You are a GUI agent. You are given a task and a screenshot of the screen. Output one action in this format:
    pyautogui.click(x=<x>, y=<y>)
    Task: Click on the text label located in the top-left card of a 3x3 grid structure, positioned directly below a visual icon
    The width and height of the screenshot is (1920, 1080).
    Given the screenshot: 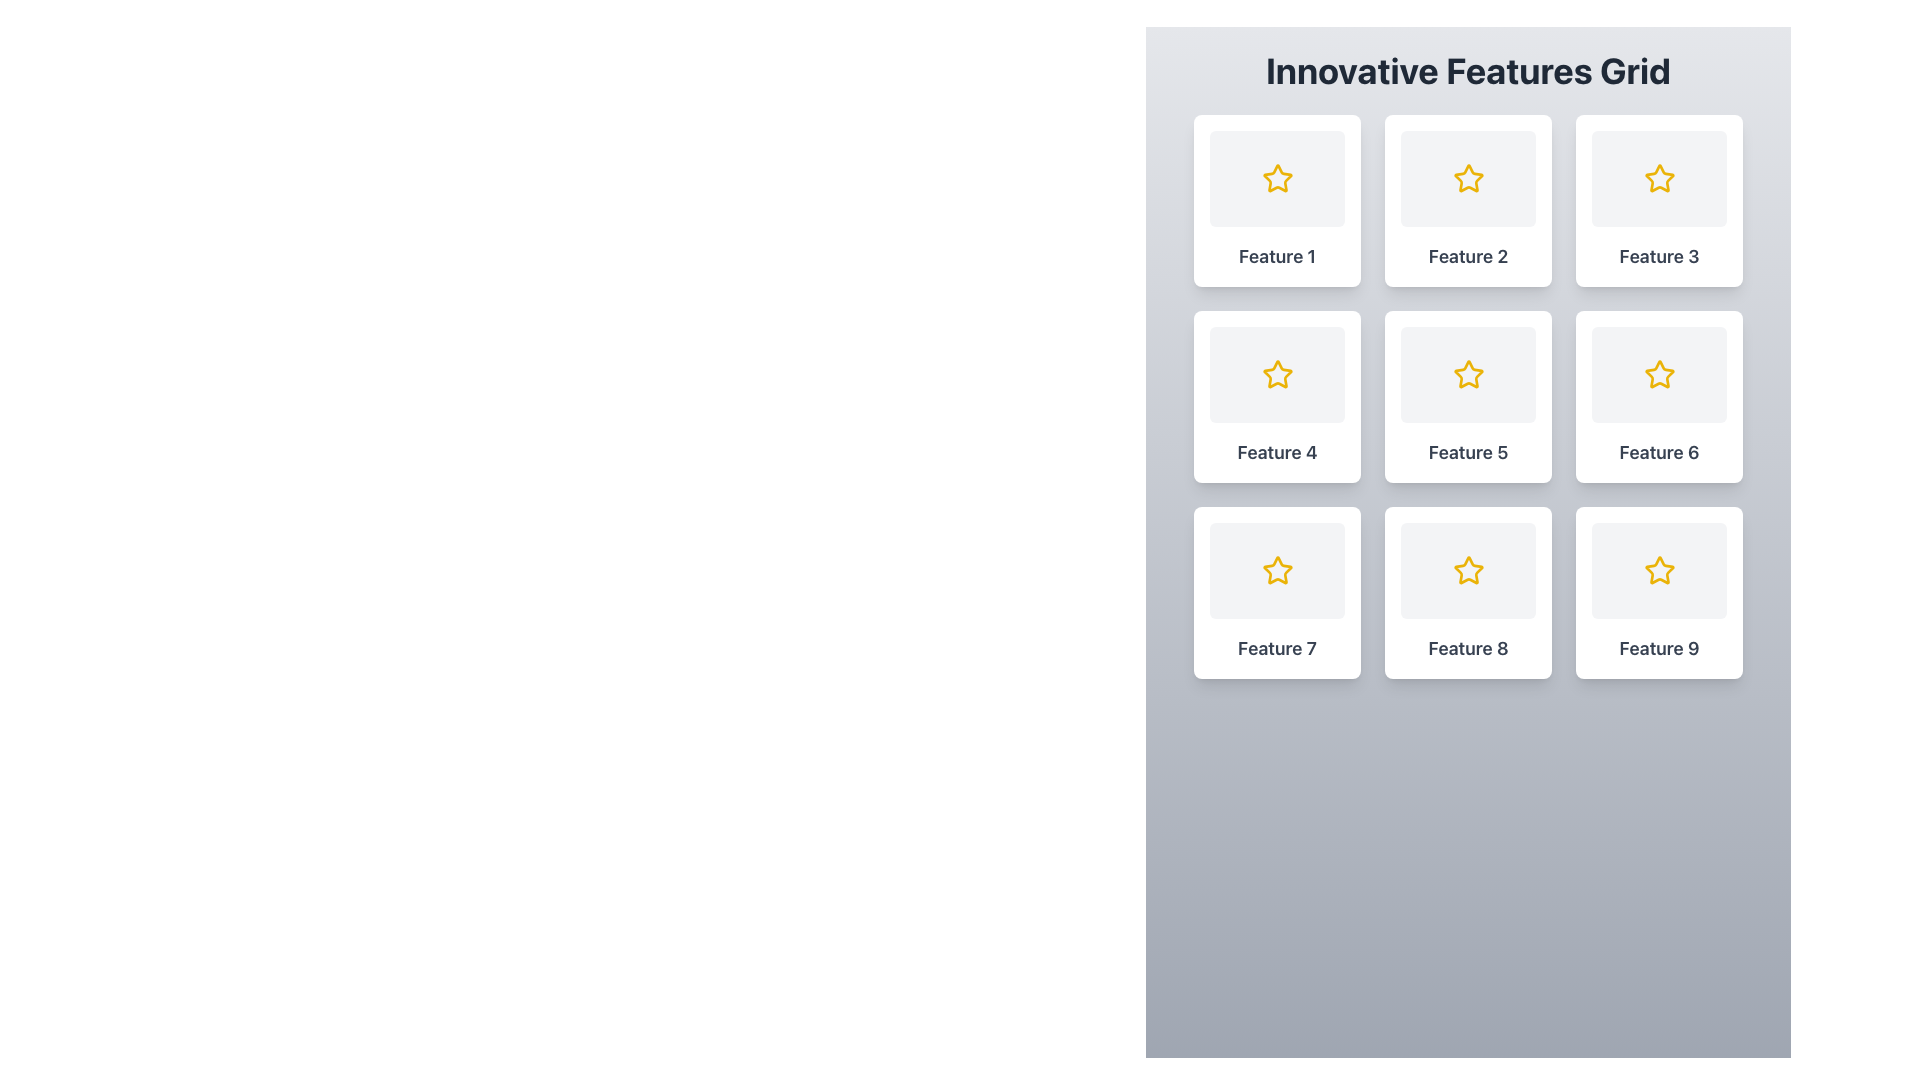 What is the action you would take?
    pyautogui.click(x=1276, y=256)
    